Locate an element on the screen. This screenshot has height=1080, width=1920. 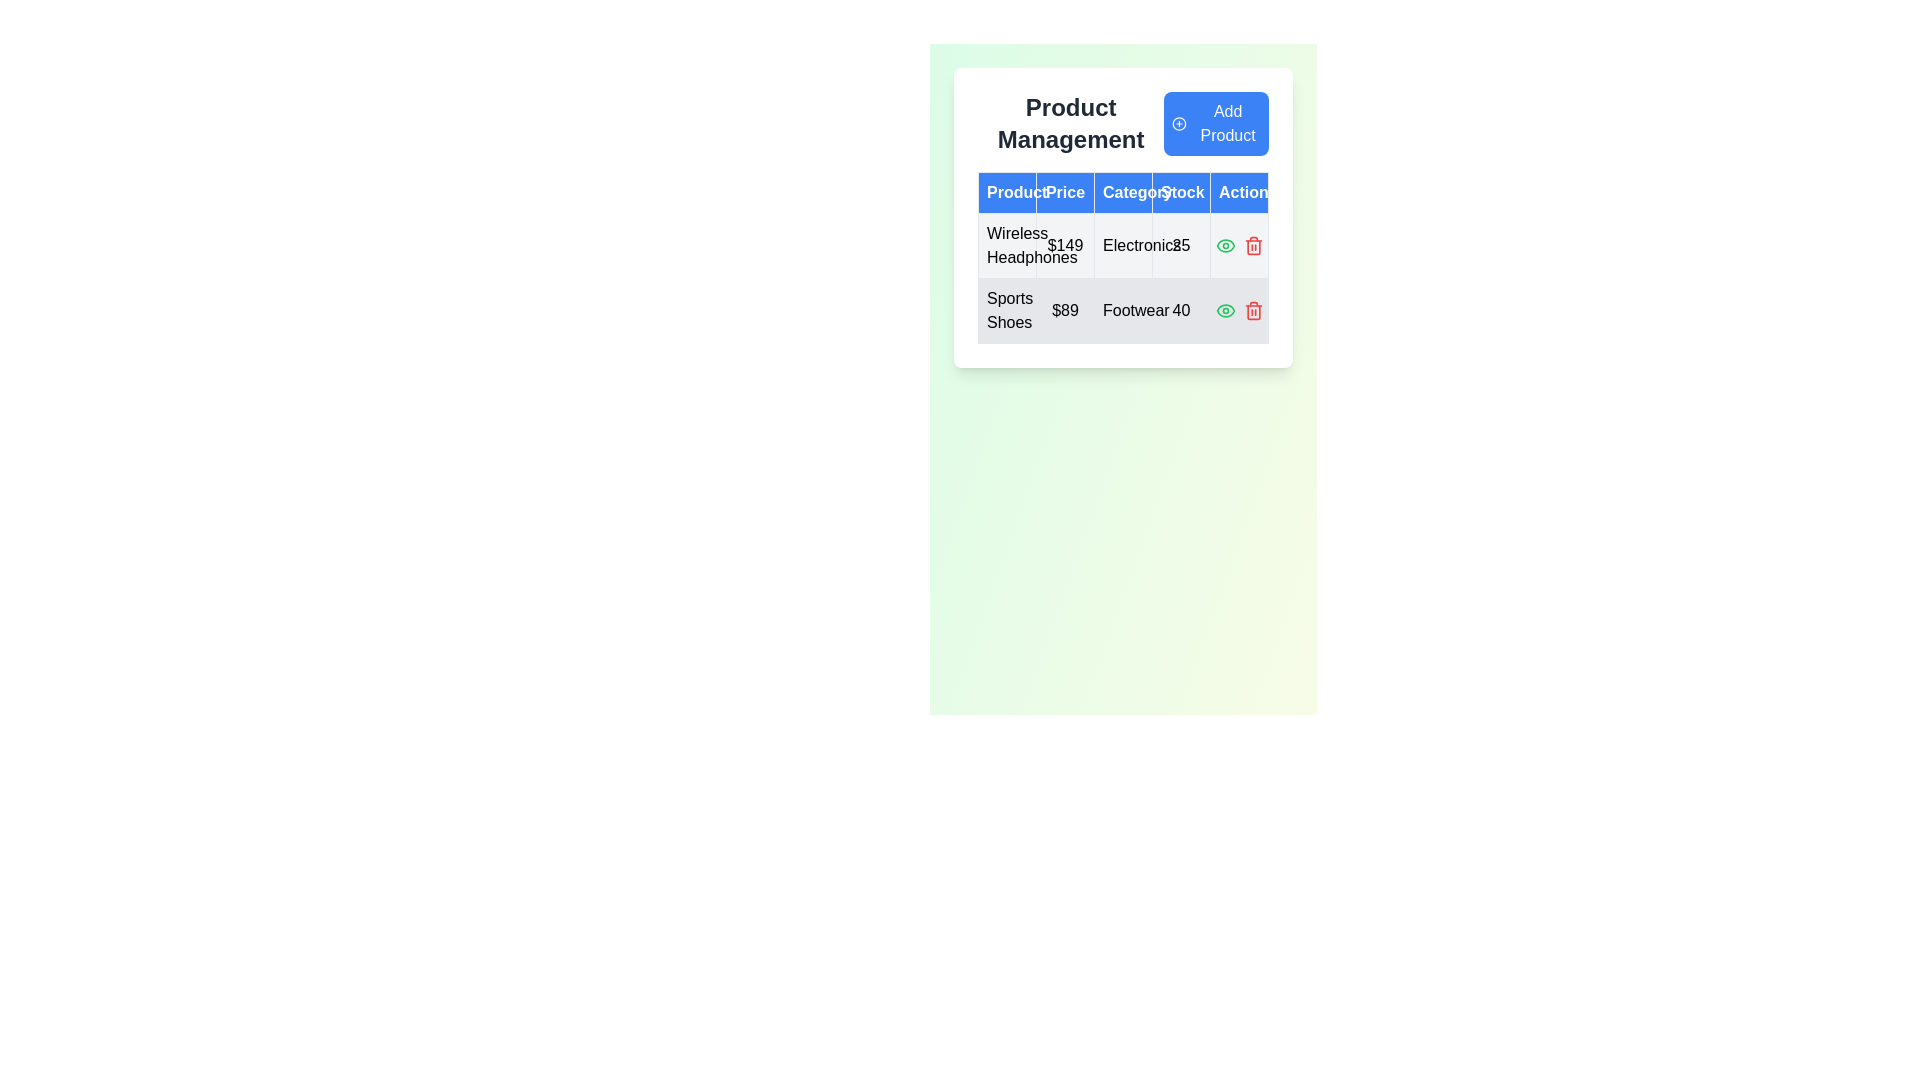
'Product Management' title from the Section Header with action button element, which features a bold title on the left and an 'Add Product' button on the right is located at coordinates (1123, 123).